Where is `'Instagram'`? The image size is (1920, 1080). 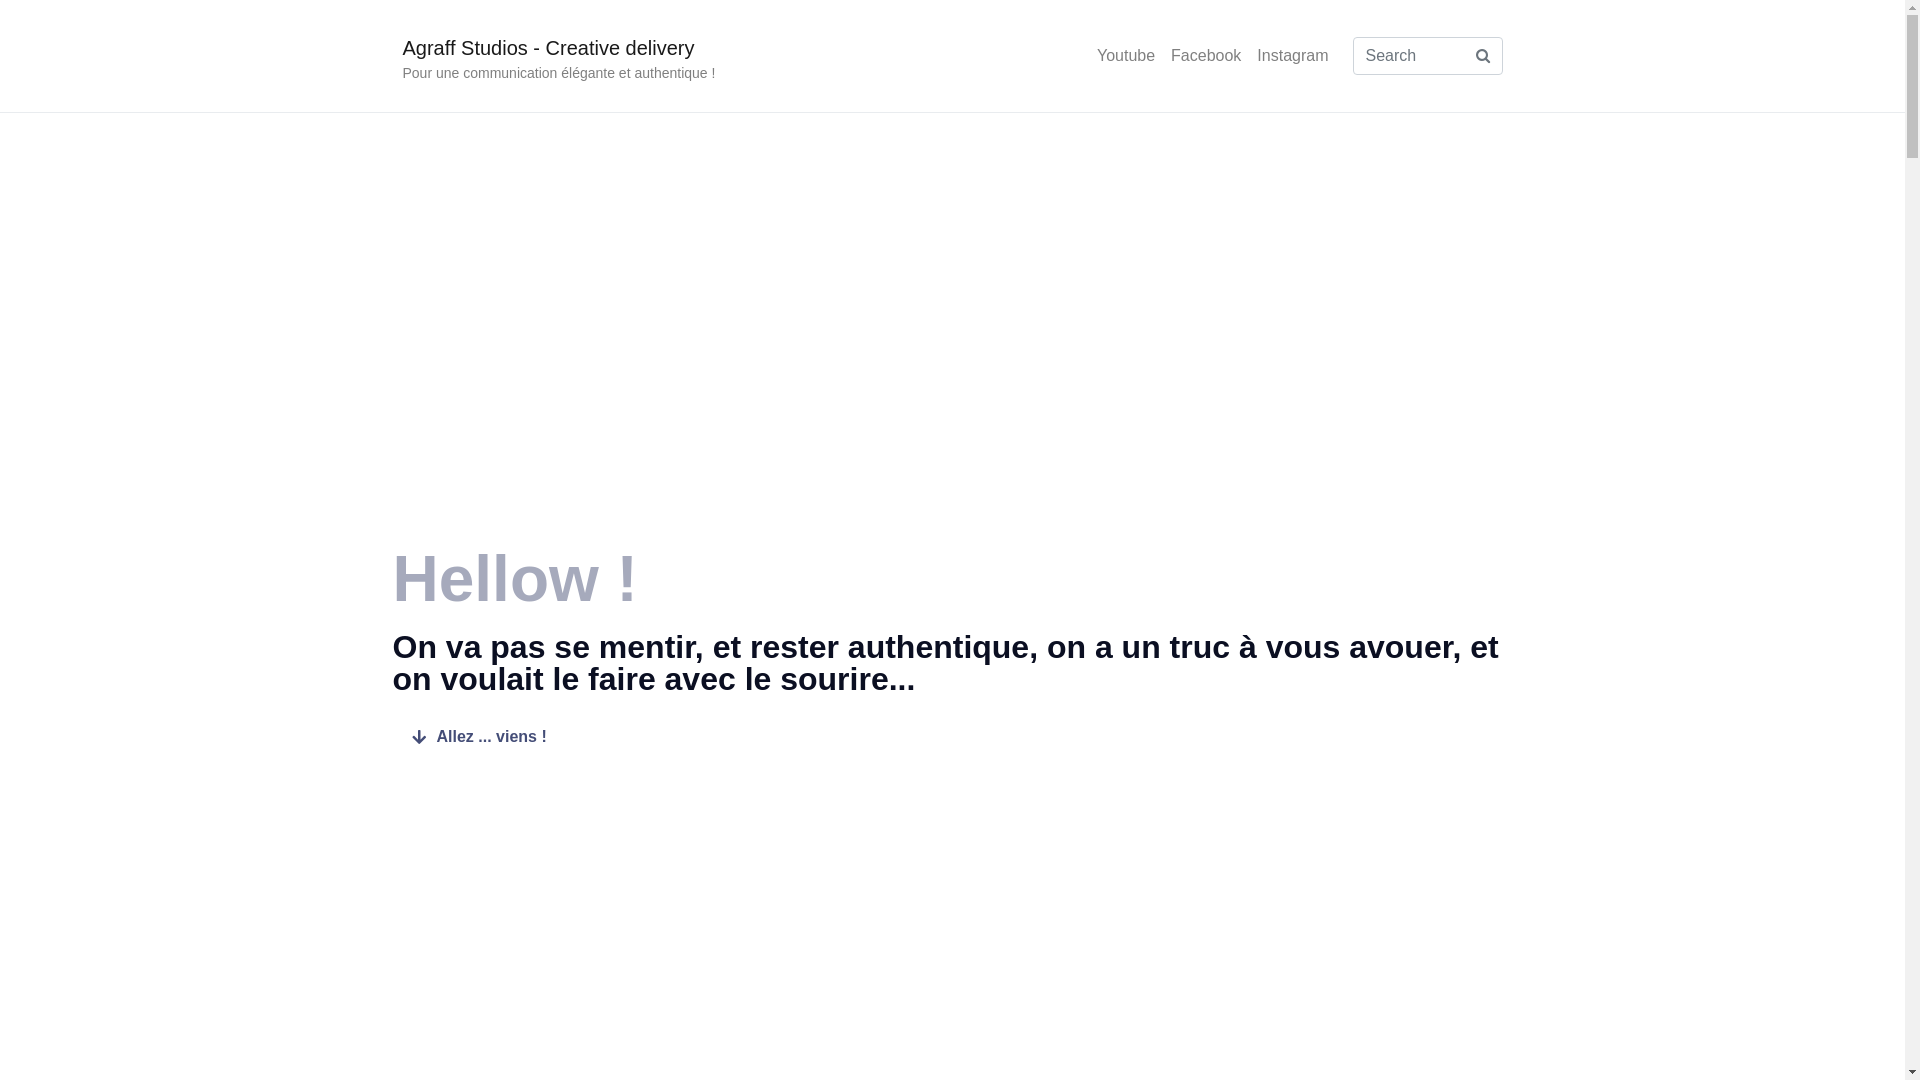 'Instagram' is located at coordinates (1292, 55).